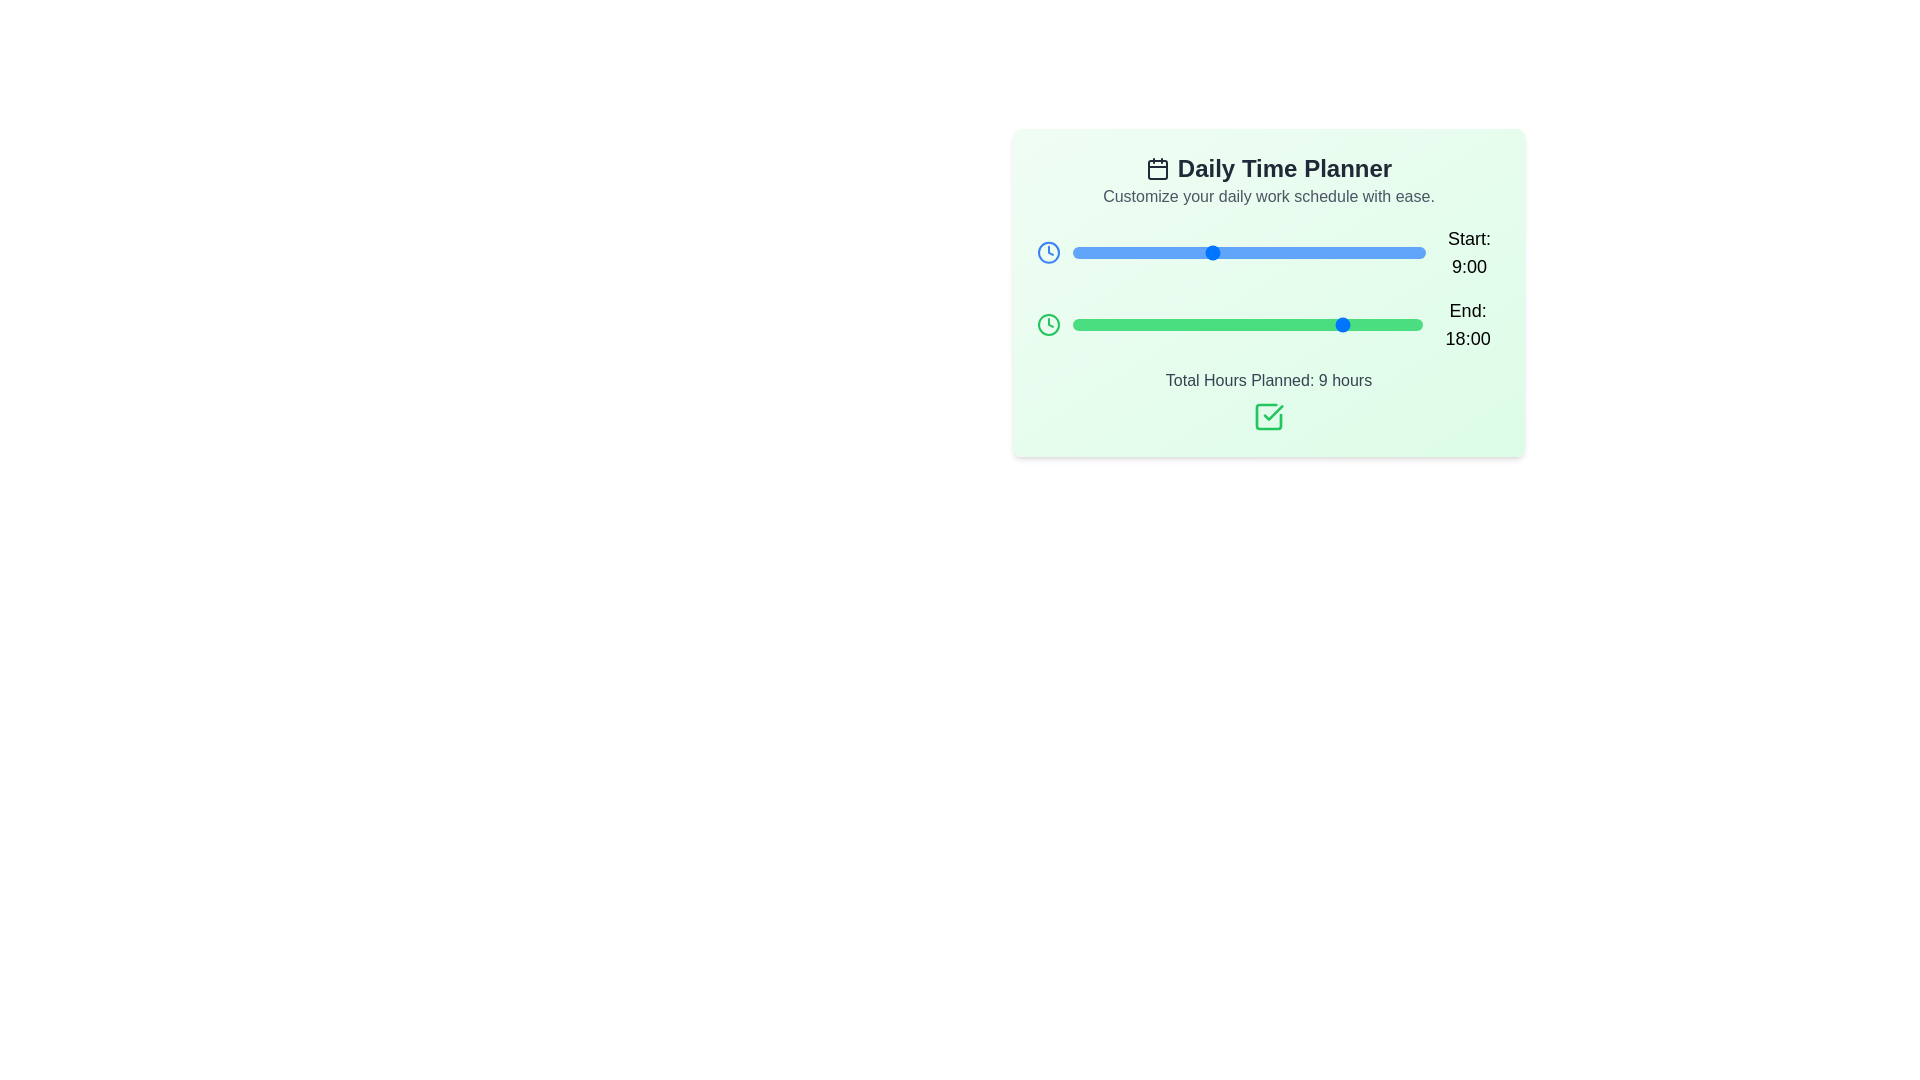 The height and width of the screenshot is (1080, 1920). What do you see at coordinates (1165, 252) in the screenshot?
I see `the 'Start' slider to set the start time to 6` at bounding box center [1165, 252].